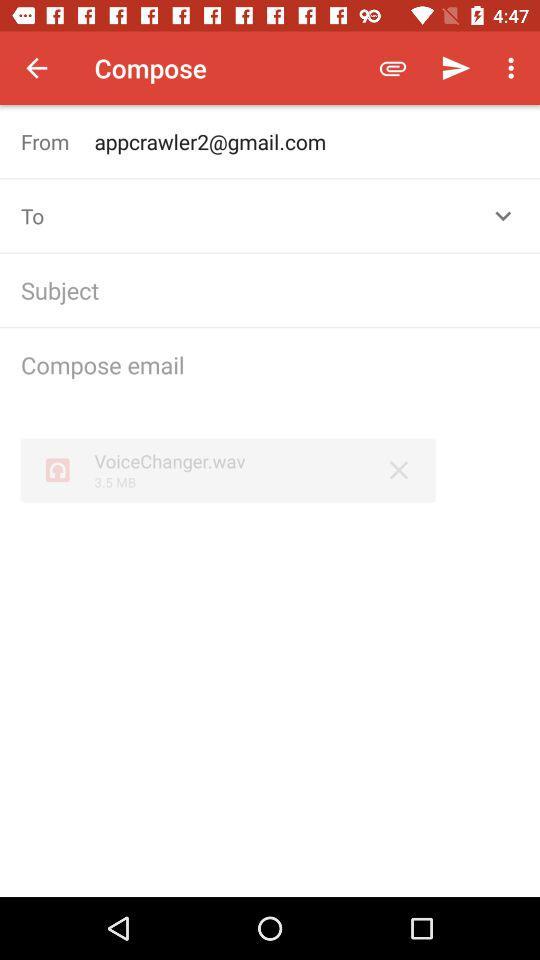 The width and height of the screenshot is (540, 960). What do you see at coordinates (502, 216) in the screenshot?
I see `the expand_more icon` at bounding box center [502, 216].